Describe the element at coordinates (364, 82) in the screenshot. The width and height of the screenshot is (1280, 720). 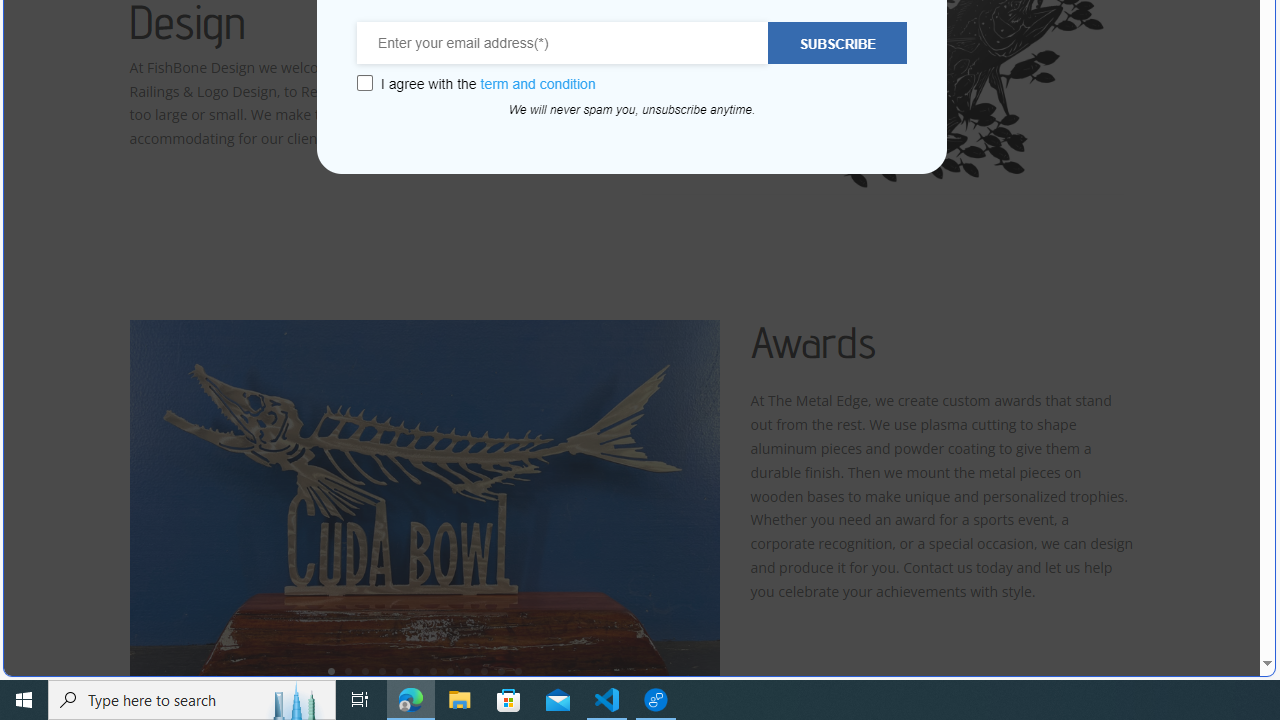
I see `'Class: wcb-gdpr-checkbox'` at that location.